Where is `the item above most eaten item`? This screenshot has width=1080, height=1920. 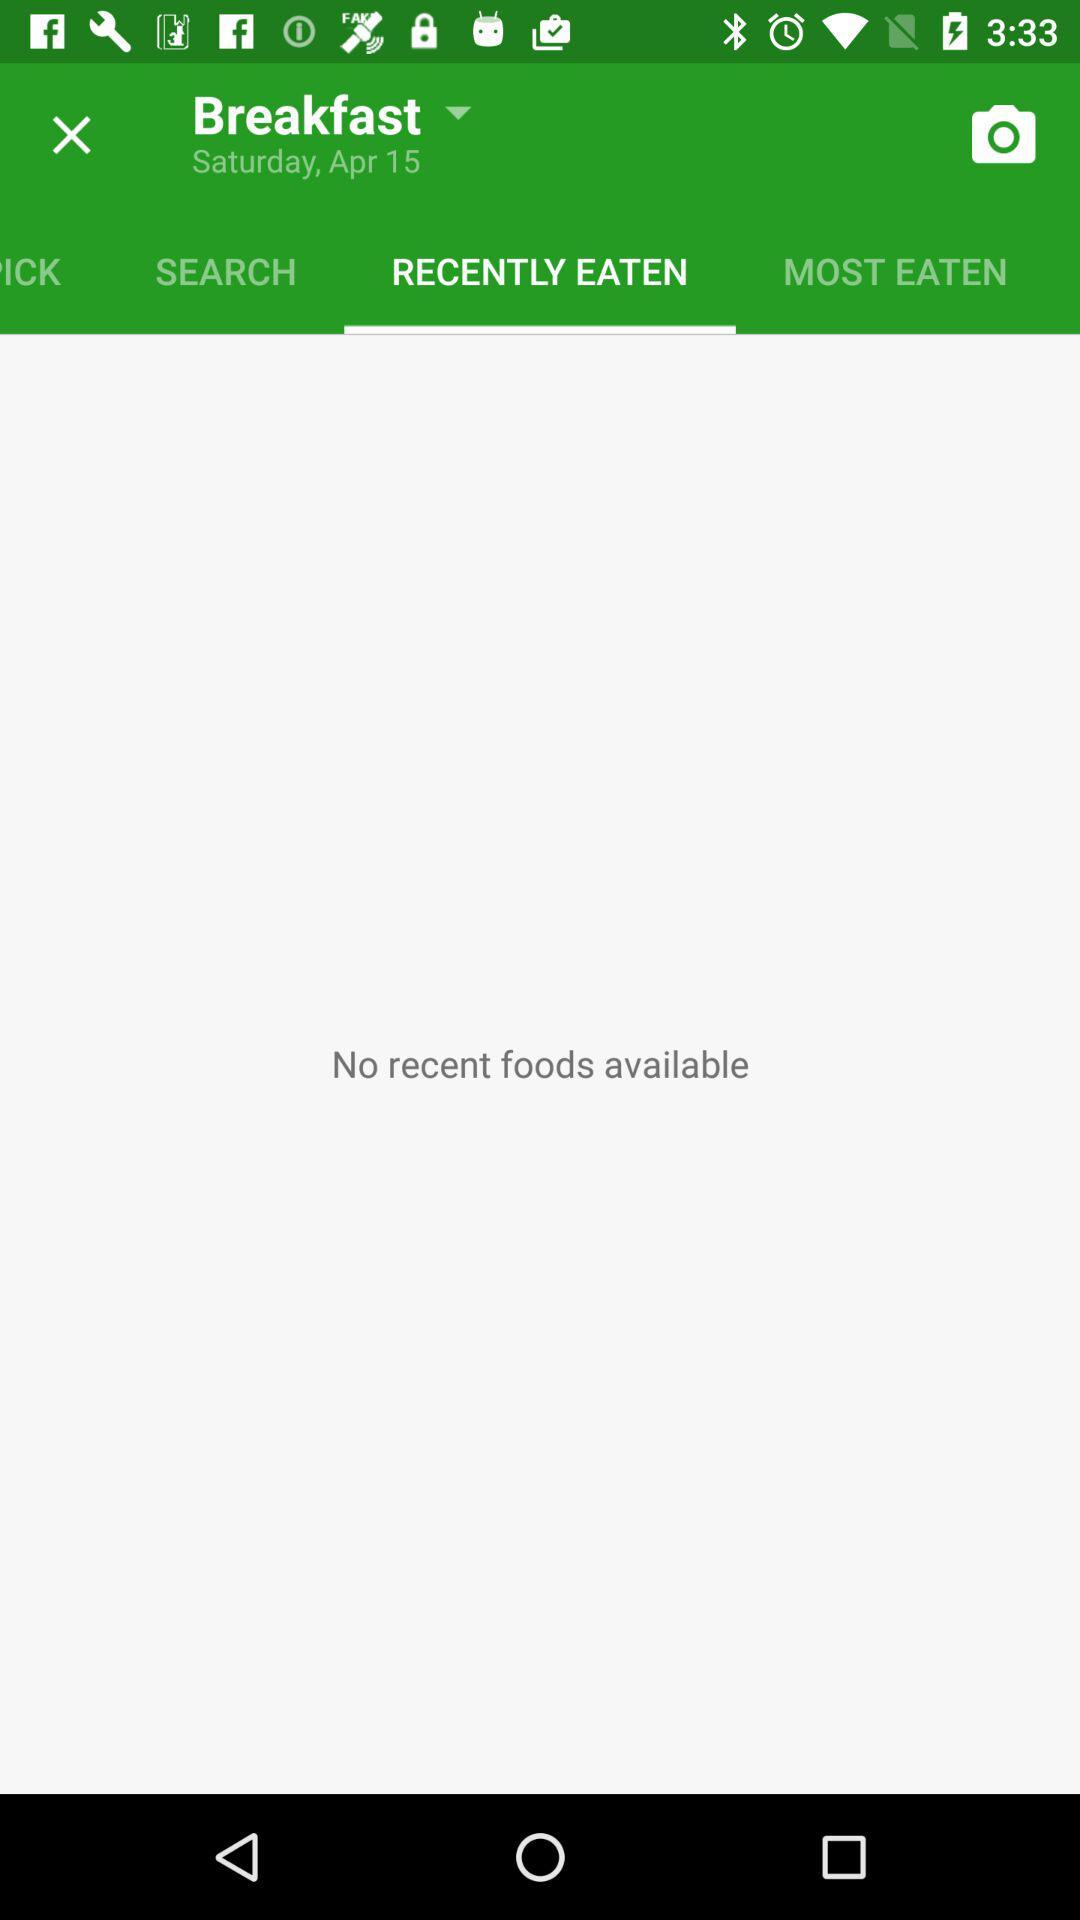 the item above most eaten item is located at coordinates (1002, 134).